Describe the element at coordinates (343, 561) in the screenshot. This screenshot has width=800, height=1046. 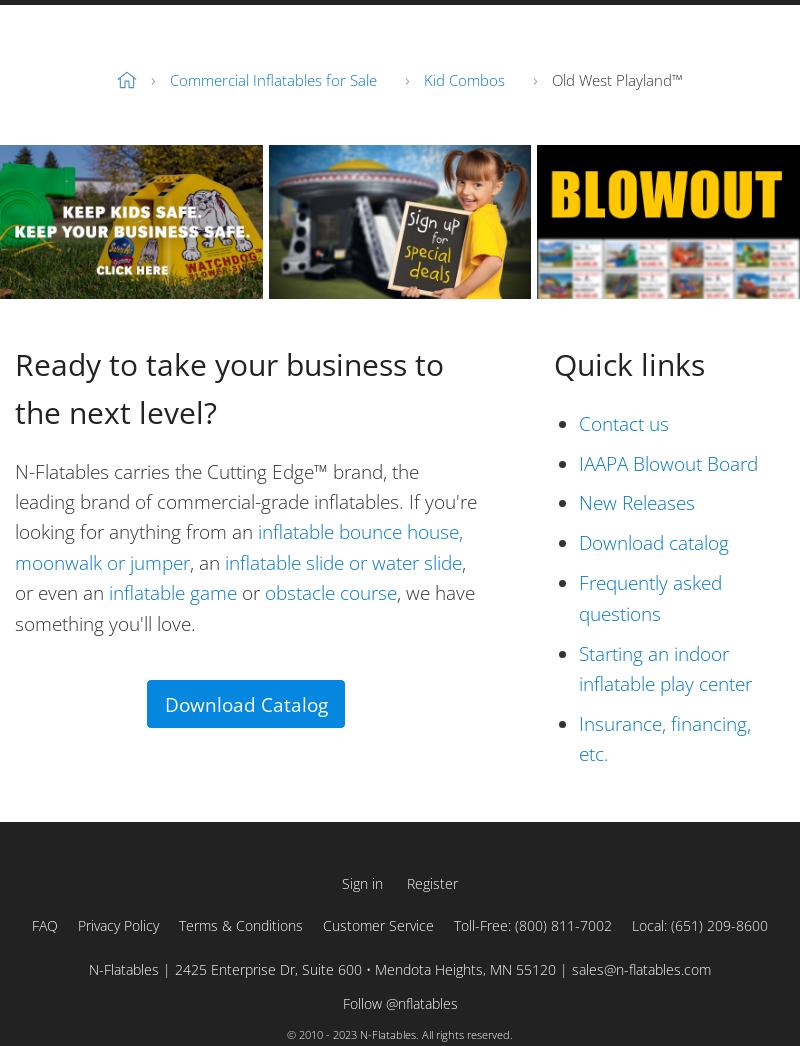
I see `'inflatable slide or water slide'` at that location.